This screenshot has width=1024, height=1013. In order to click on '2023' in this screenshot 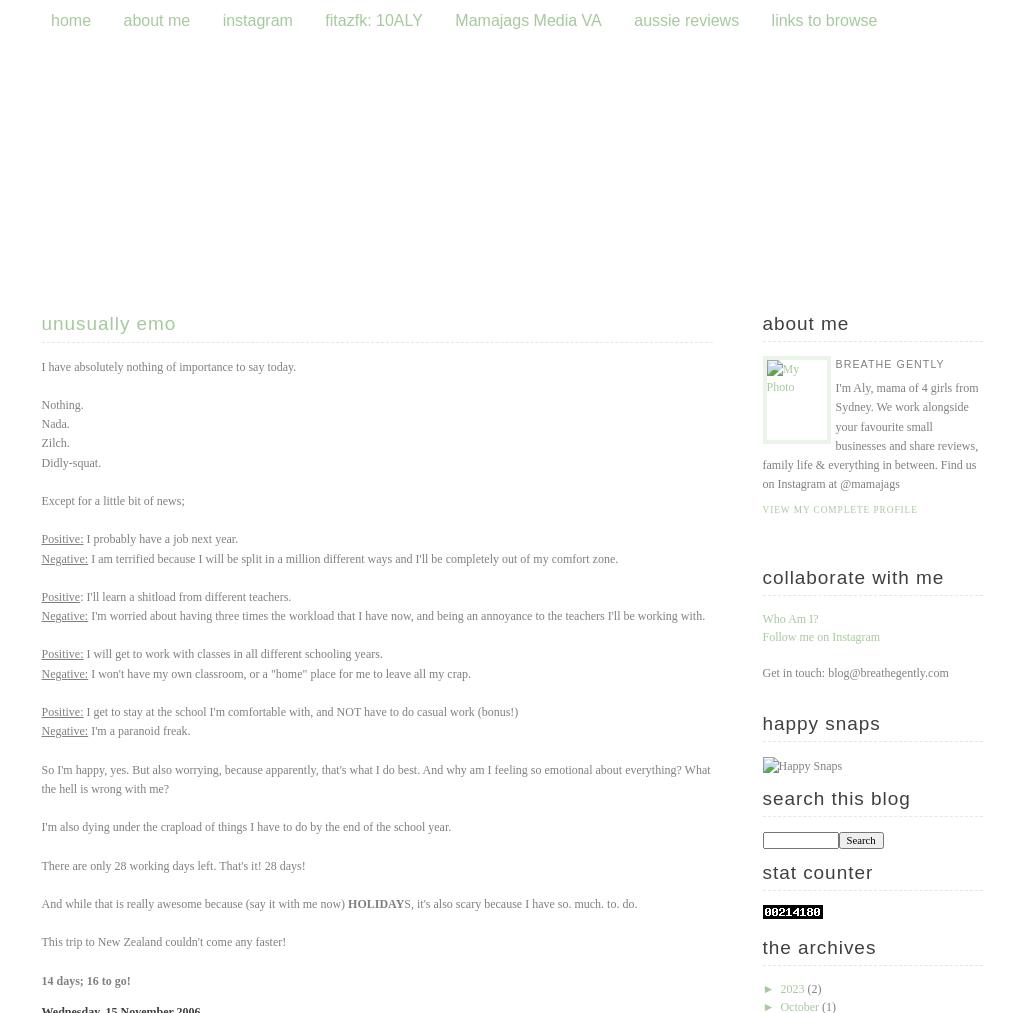, I will do `click(793, 988)`.